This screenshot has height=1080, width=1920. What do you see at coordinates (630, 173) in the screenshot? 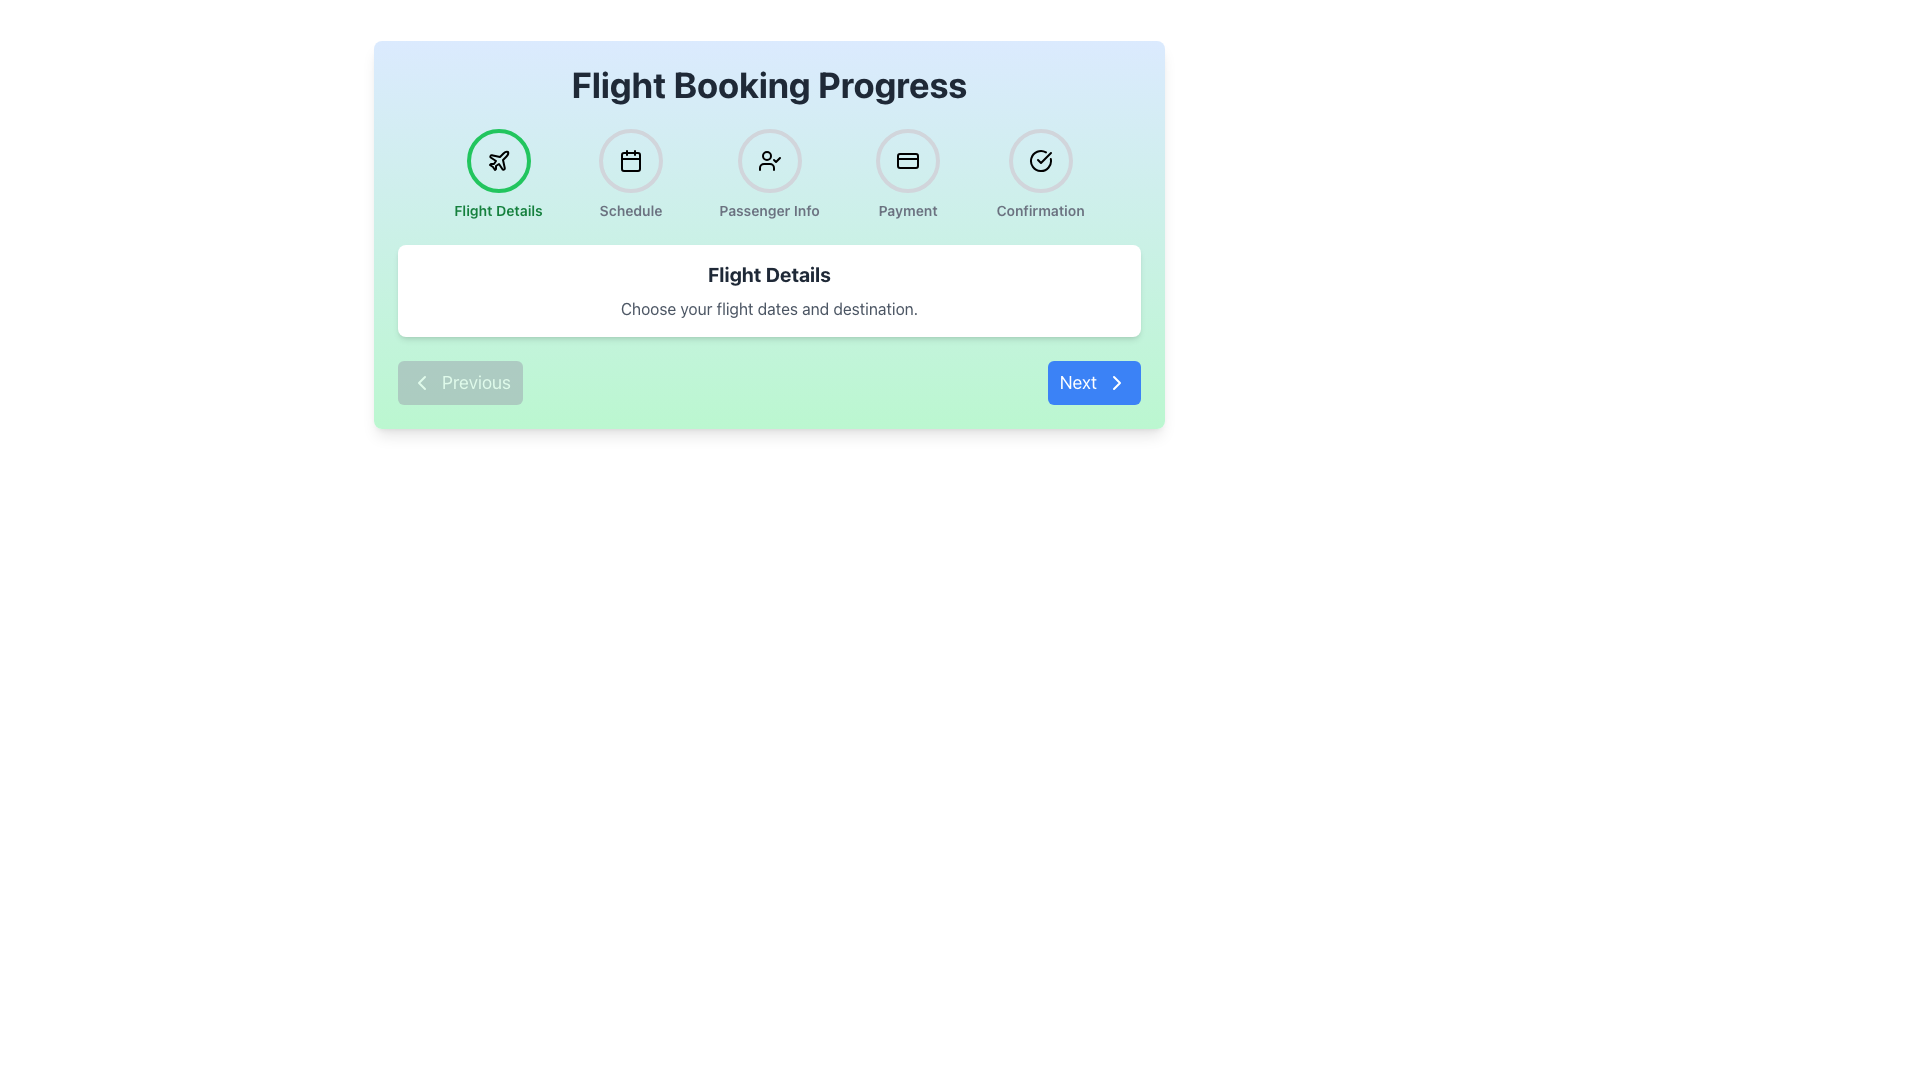
I see `the 'Schedule' button in the flight booking navigation bar` at bounding box center [630, 173].